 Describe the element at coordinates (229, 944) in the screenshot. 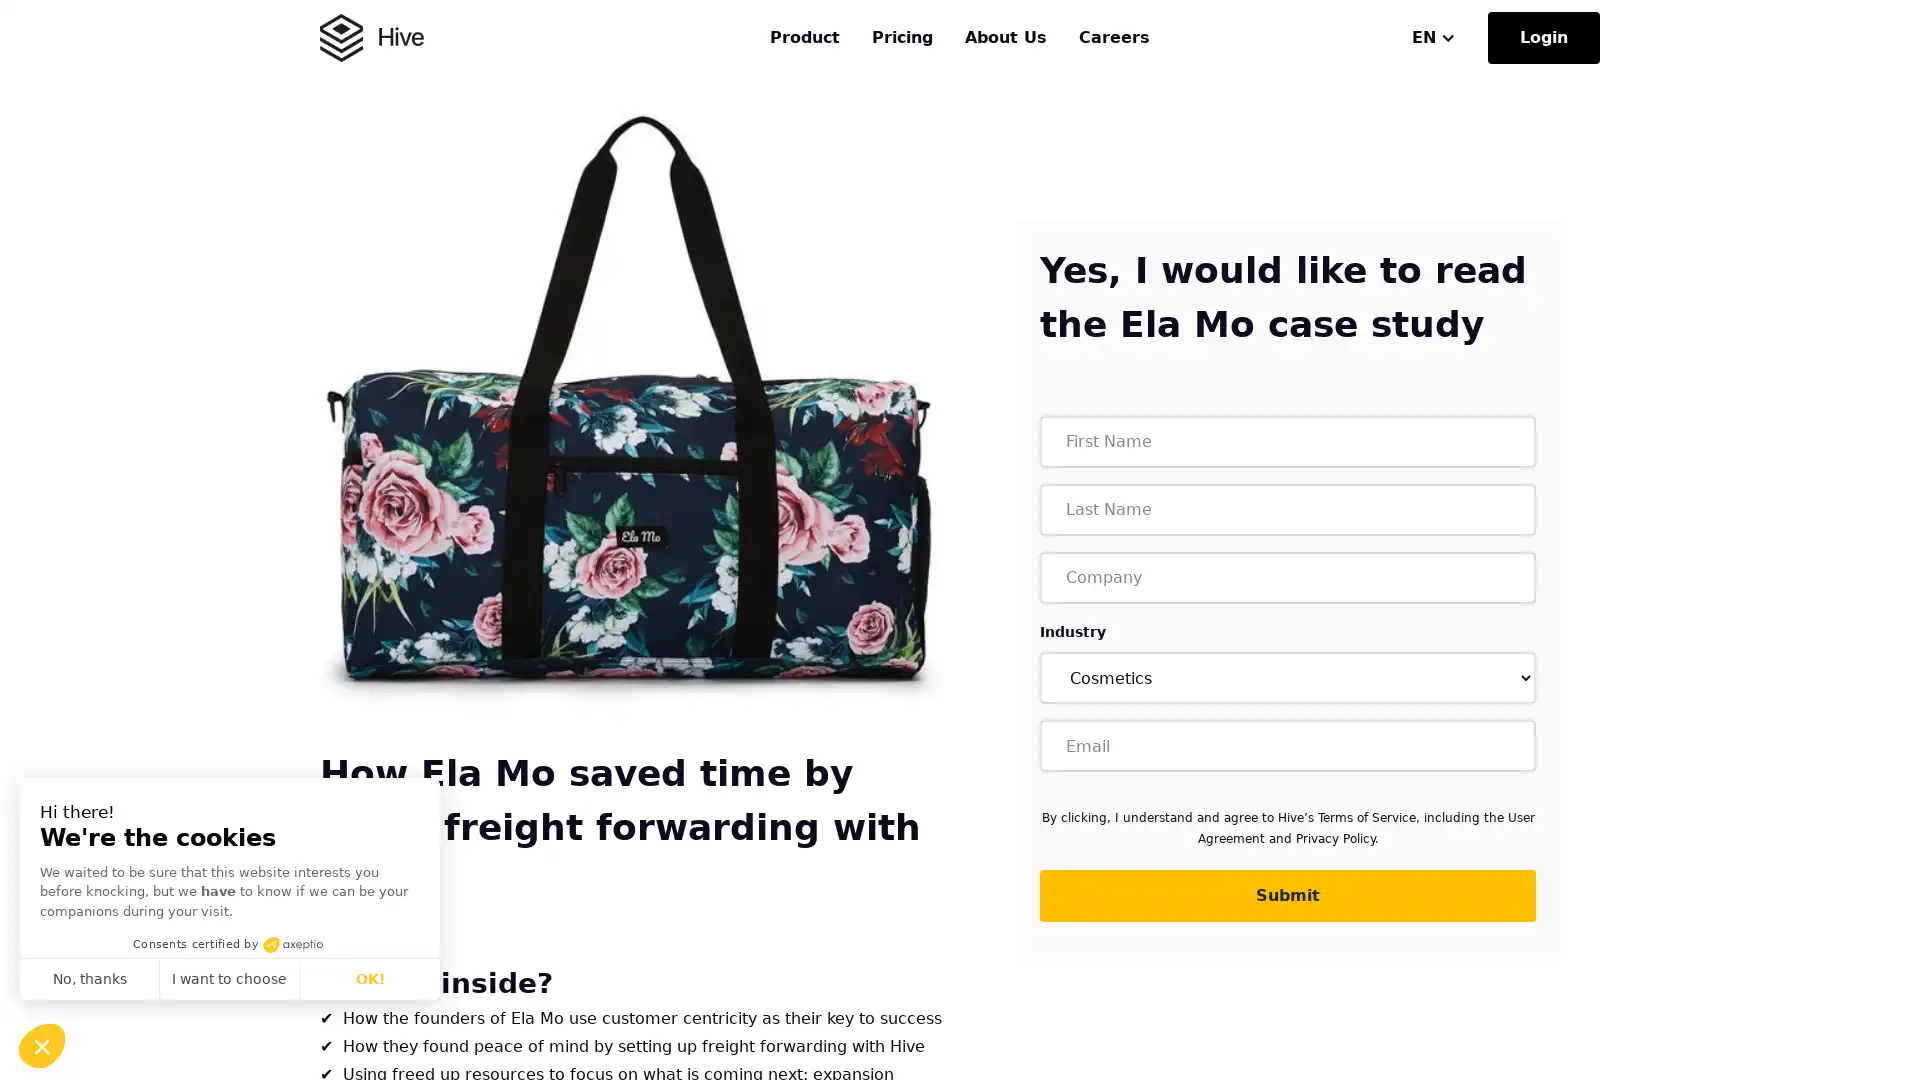

I see `Consents certified by` at that location.